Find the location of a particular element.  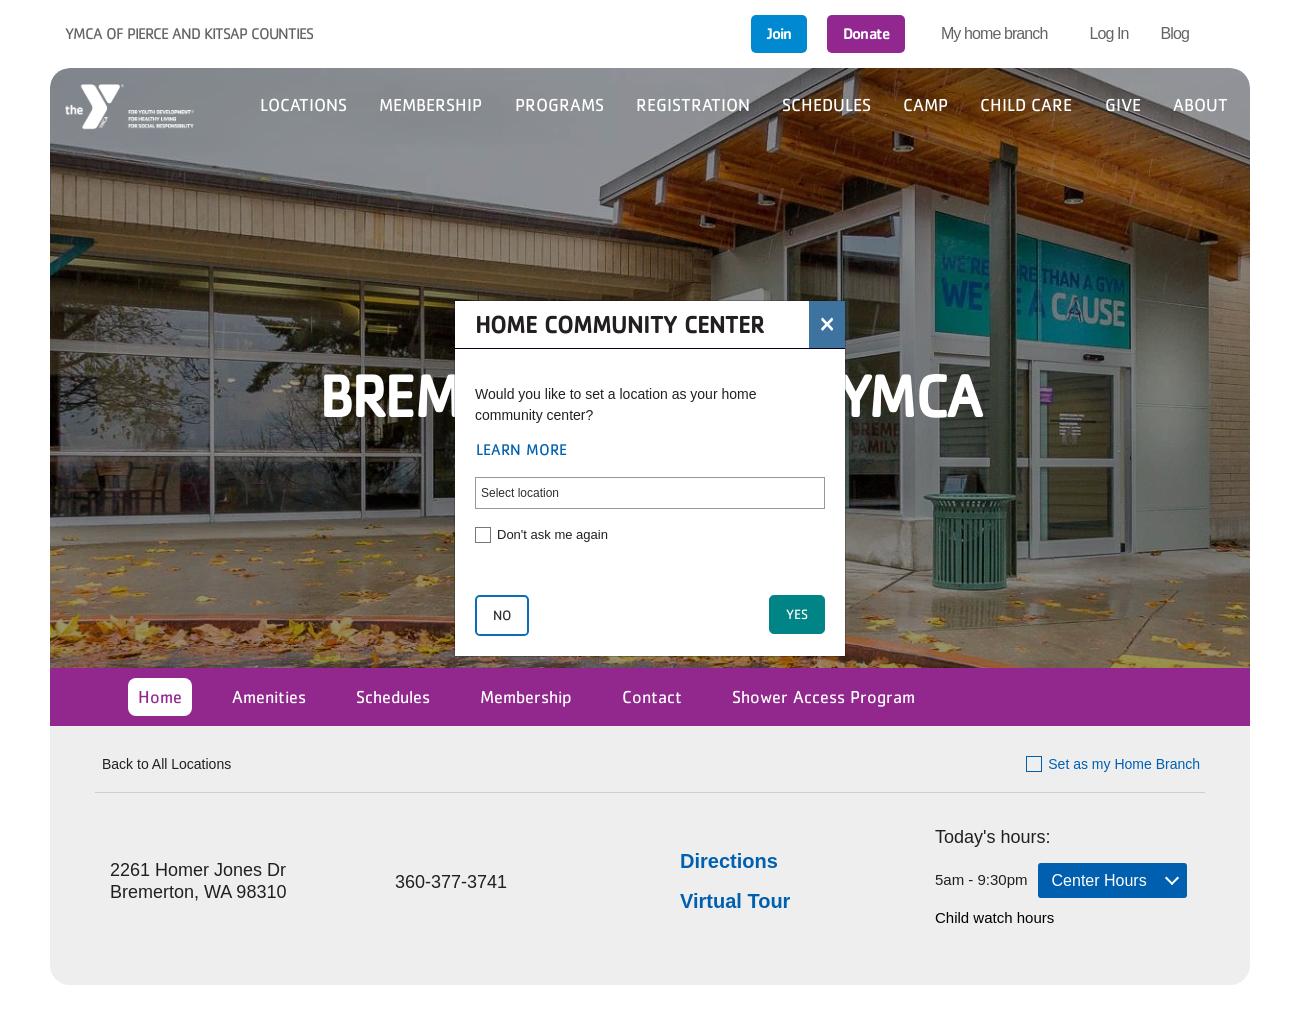

'Back to All Locations' is located at coordinates (102, 762).